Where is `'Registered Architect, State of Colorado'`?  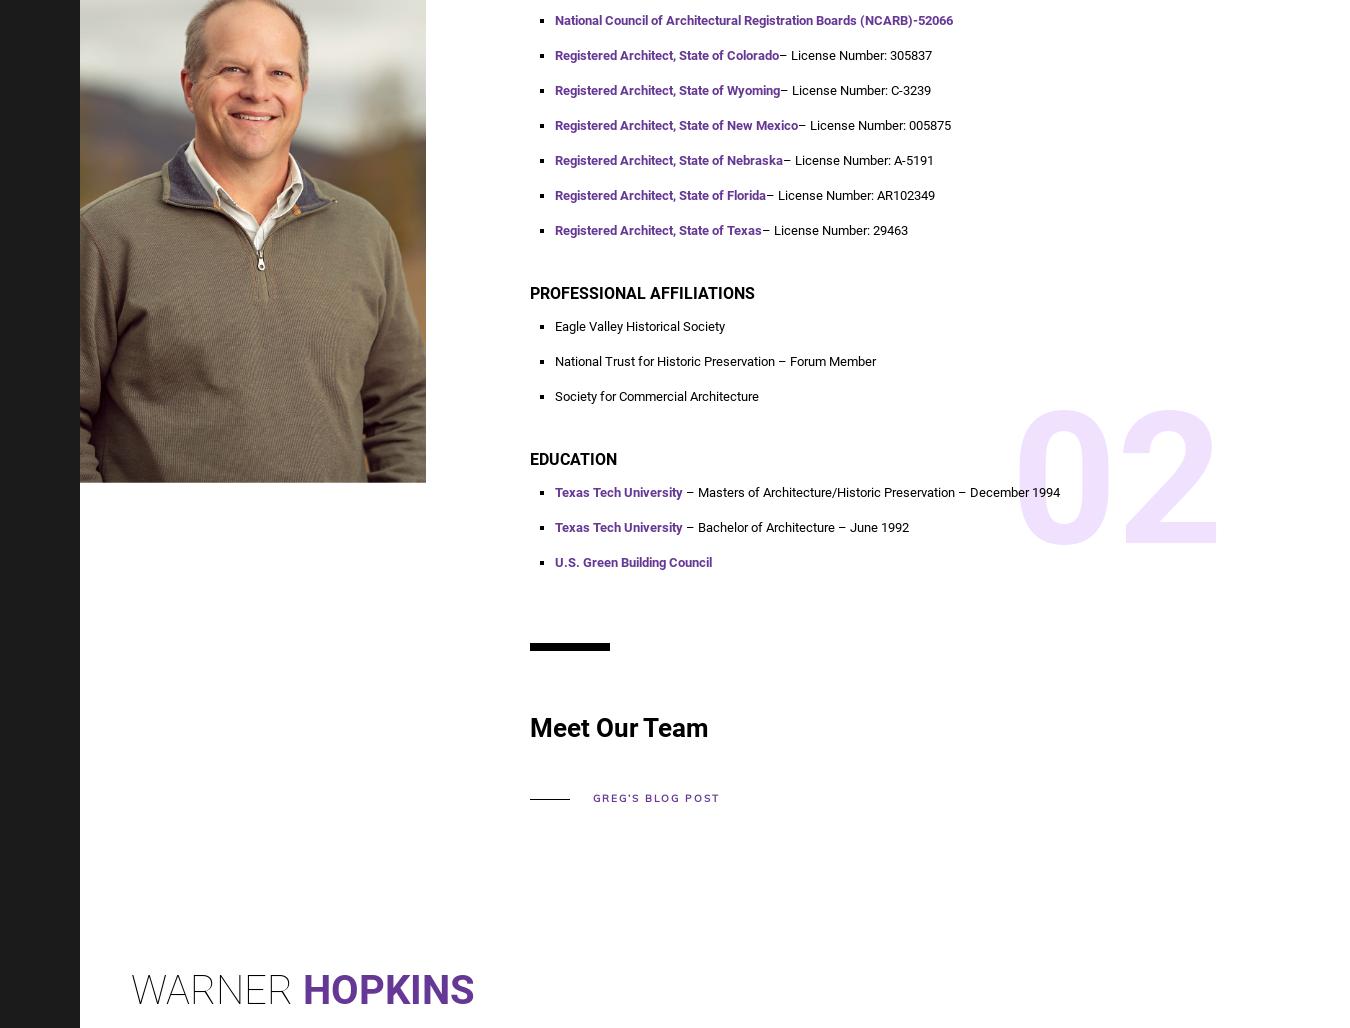 'Registered Architect, State of Colorado' is located at coordinates (667, 55).